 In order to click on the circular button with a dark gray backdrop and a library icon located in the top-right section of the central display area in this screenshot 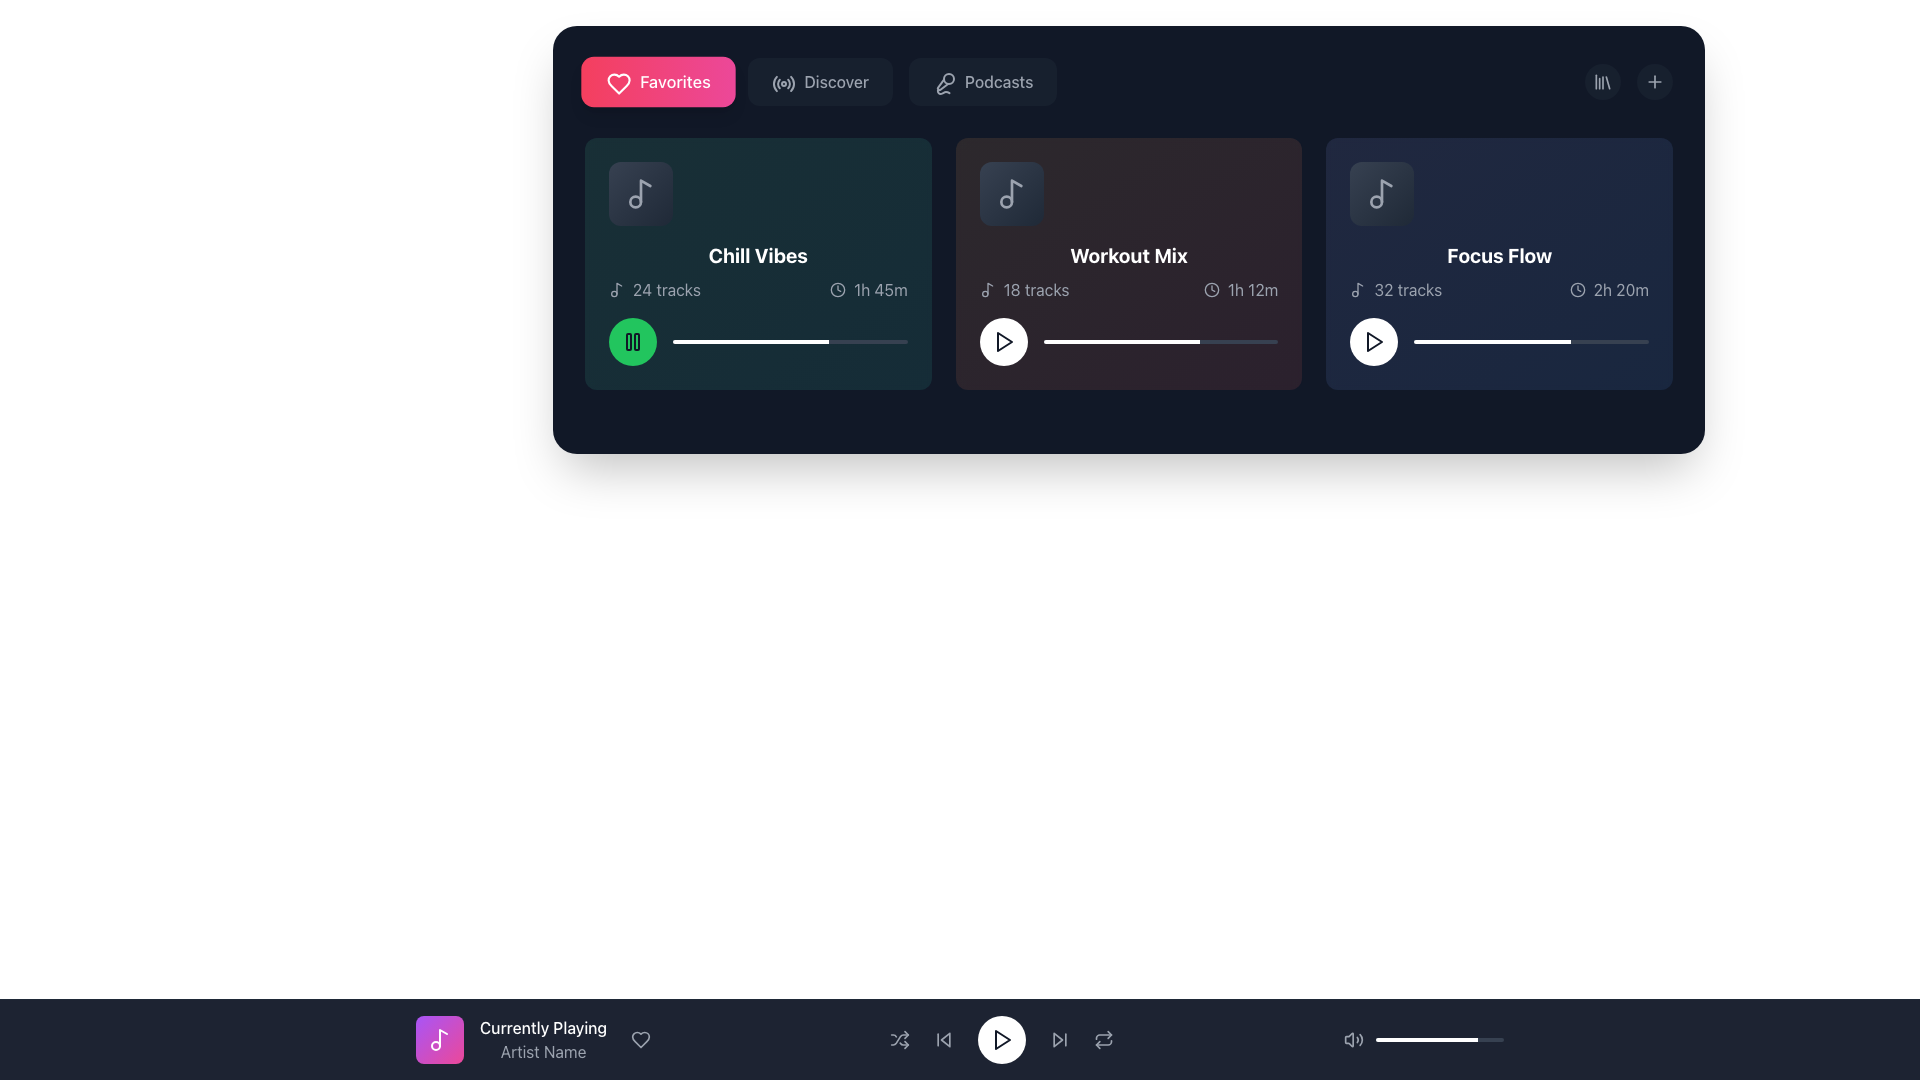, I will do `click(1603, 80)`.